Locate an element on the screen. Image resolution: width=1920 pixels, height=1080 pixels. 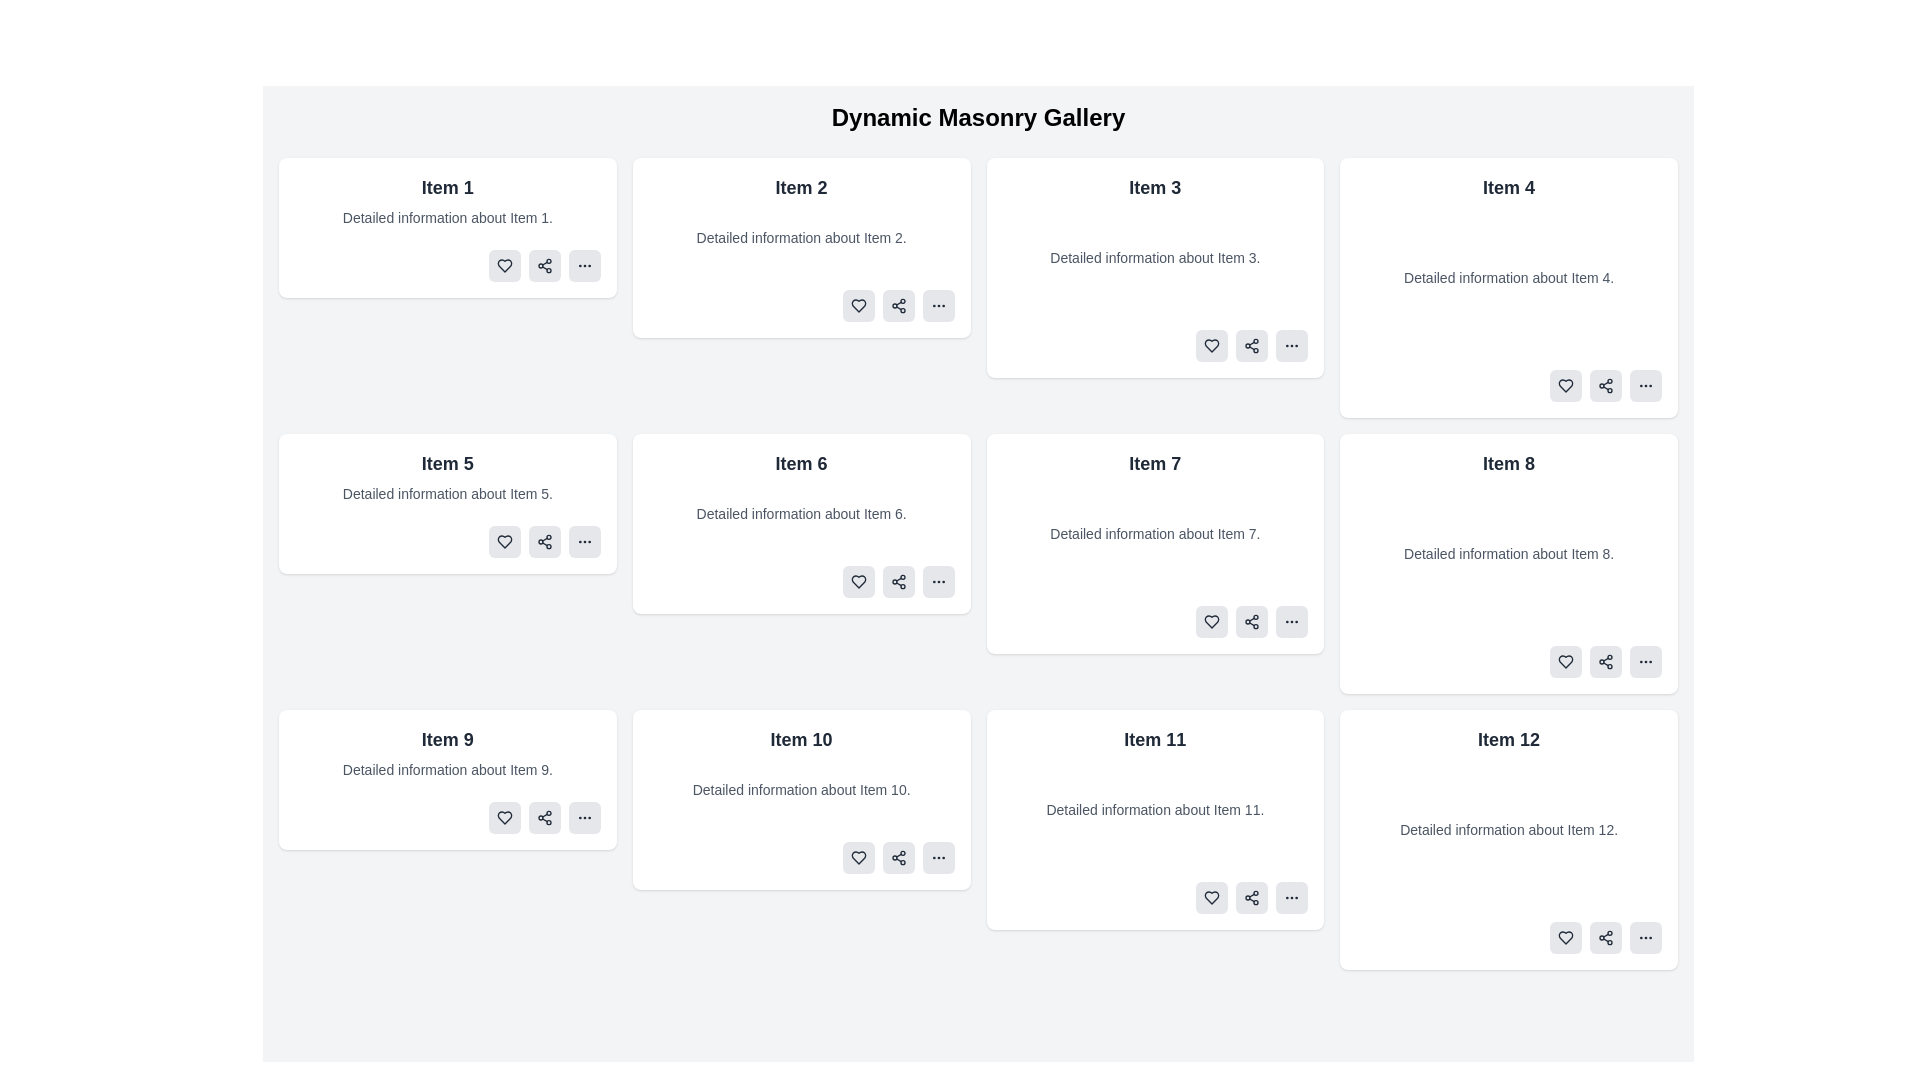
the heart-shaped icon located in the bottom-left corner of the 'Item 11' card is located at coordinates (1211, 897).